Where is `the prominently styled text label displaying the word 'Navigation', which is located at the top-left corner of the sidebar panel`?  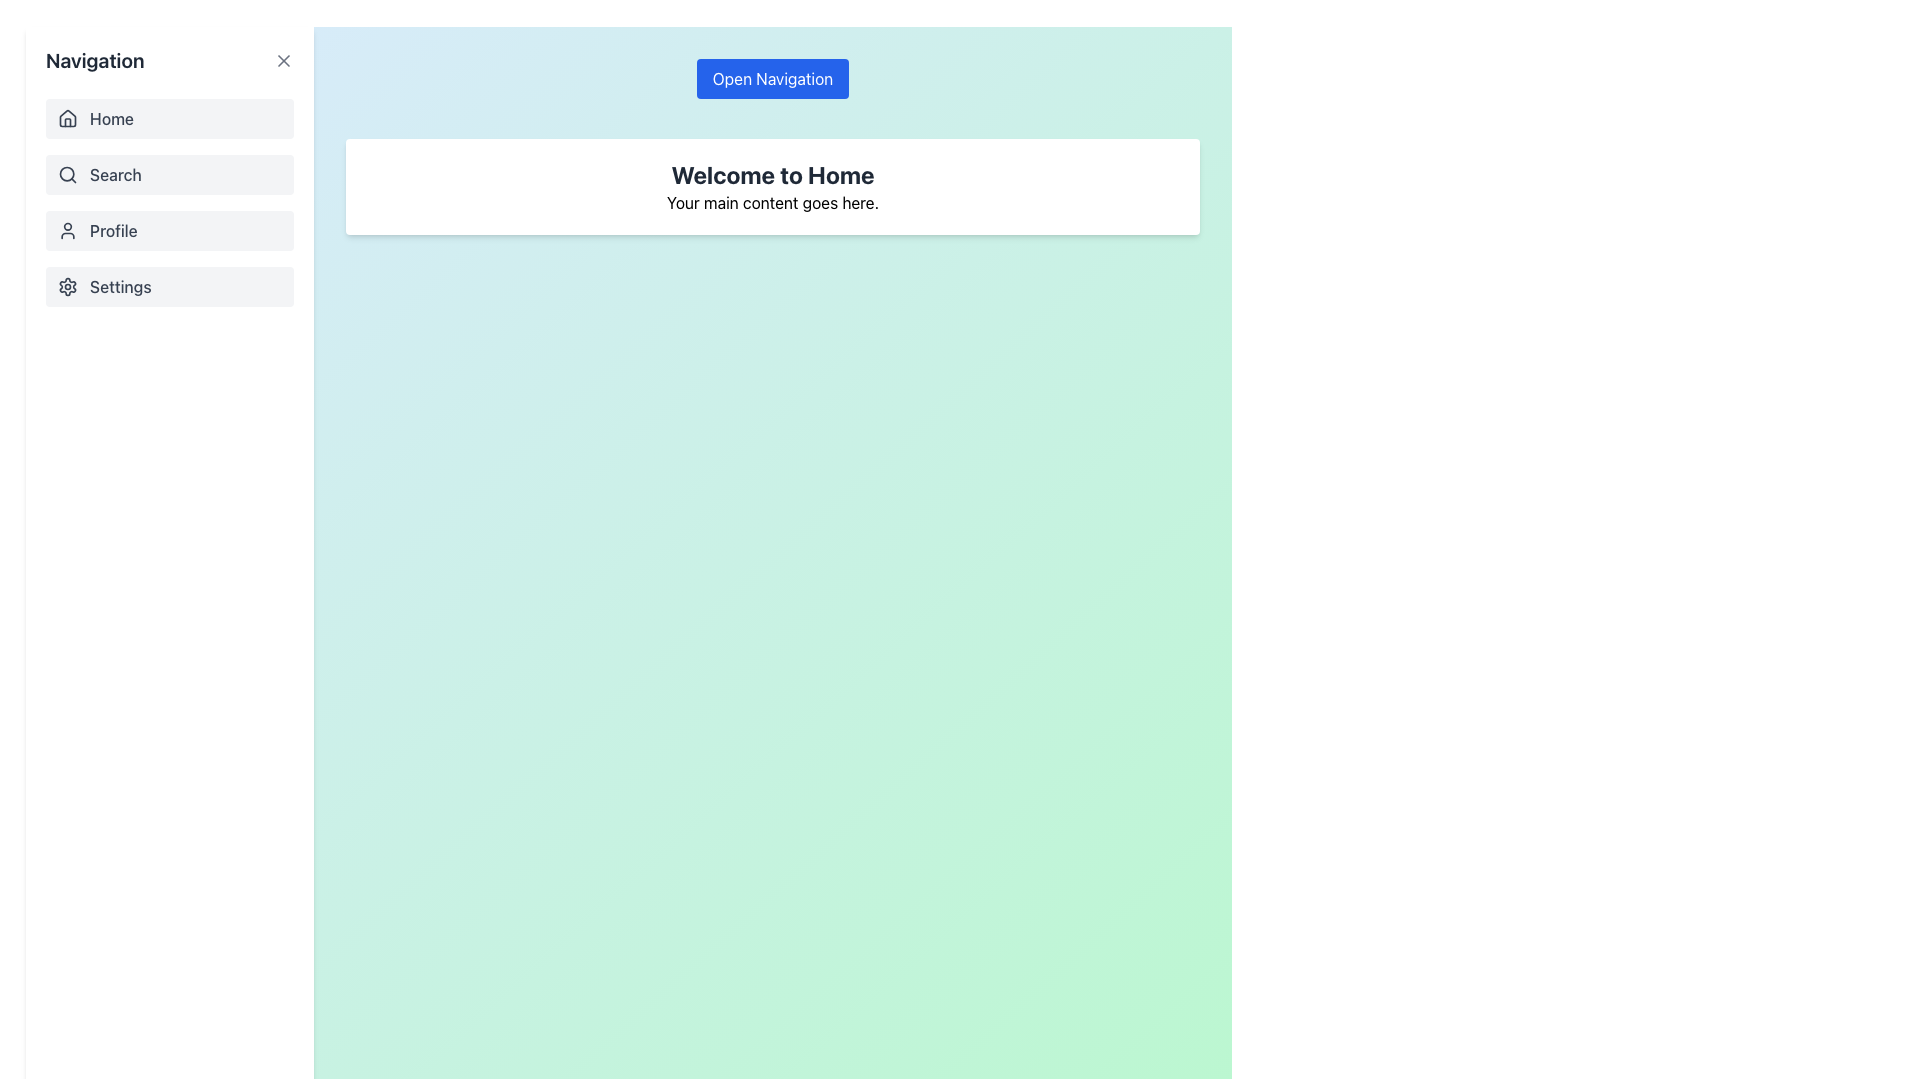 the prominently styled text label displaying the word 'Navigation', which is located at the top-left corner of the sidebar panel is located at coordinates (94, 60).